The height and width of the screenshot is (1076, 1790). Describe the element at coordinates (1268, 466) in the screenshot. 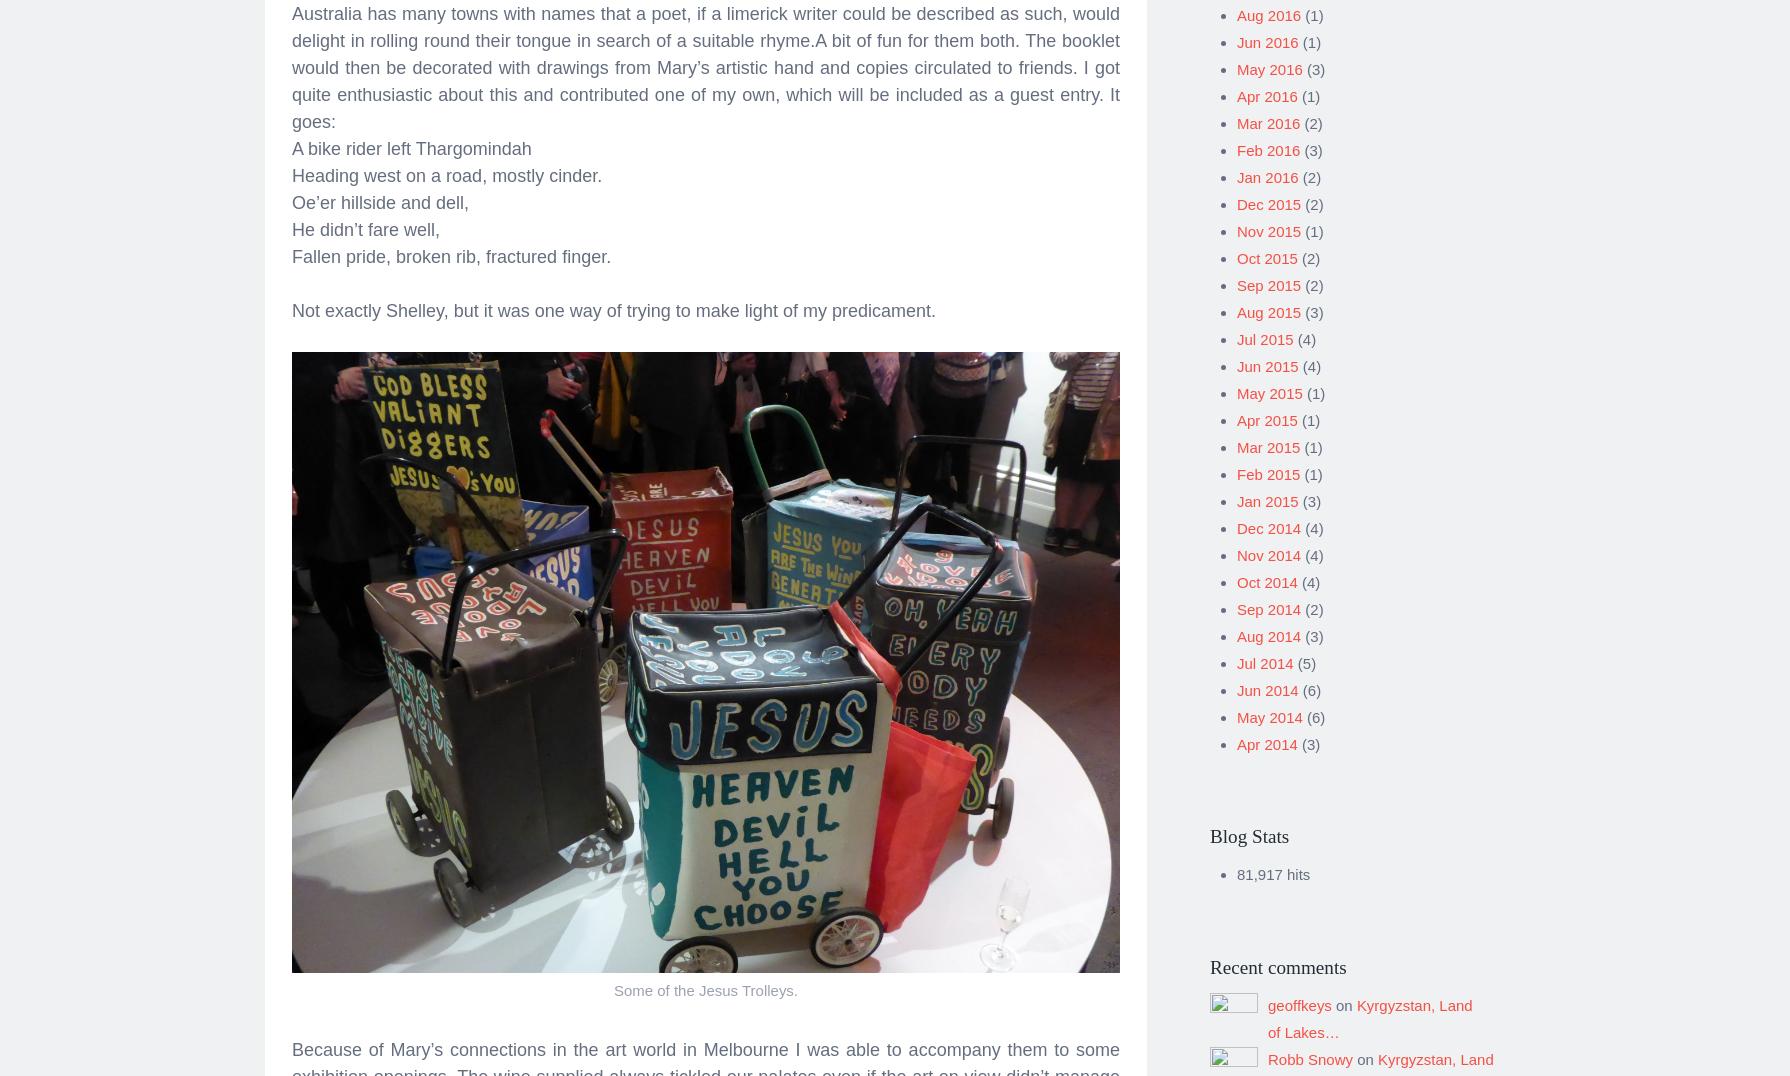

I see `'Feb 2015'` at that location.